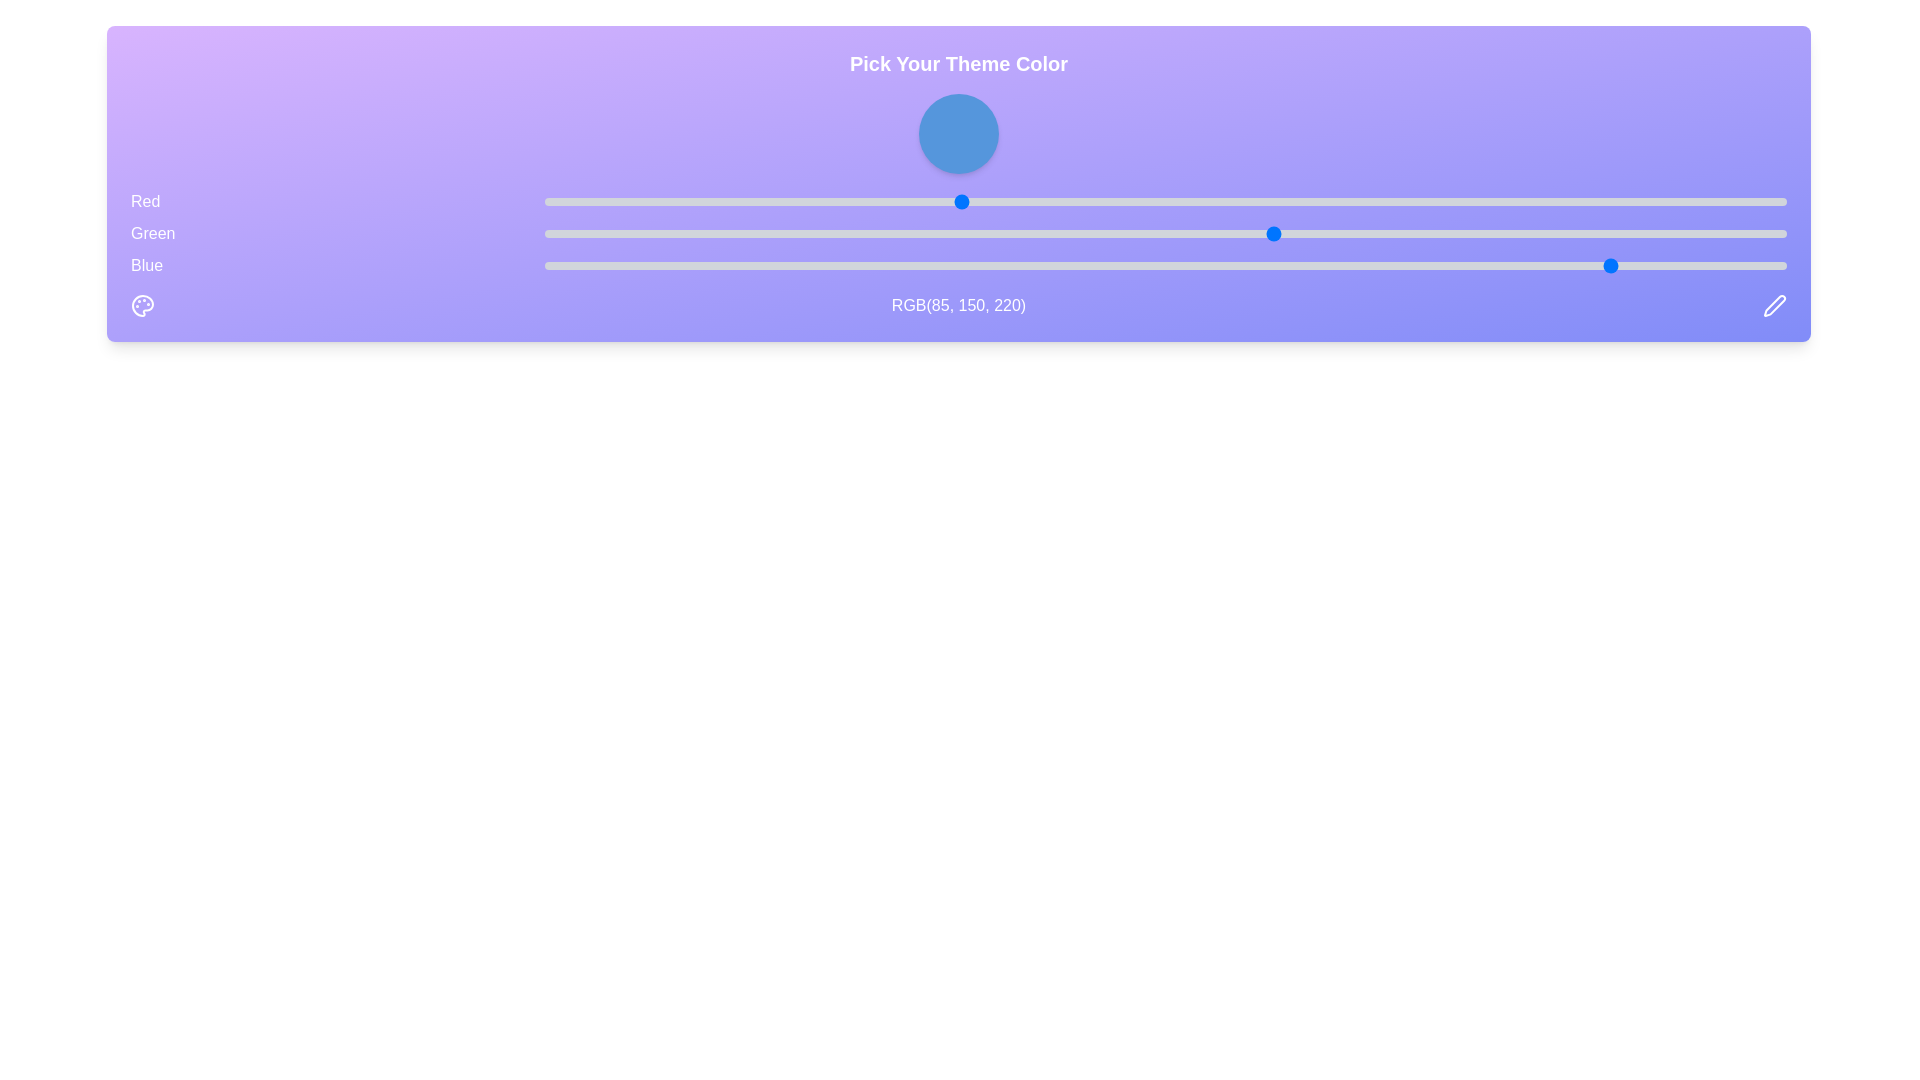  I want to click on the circular color display with a blue background, positioned beneath 'Pick Your Theme Color' and above the RGB sliders, so click(958, 134).